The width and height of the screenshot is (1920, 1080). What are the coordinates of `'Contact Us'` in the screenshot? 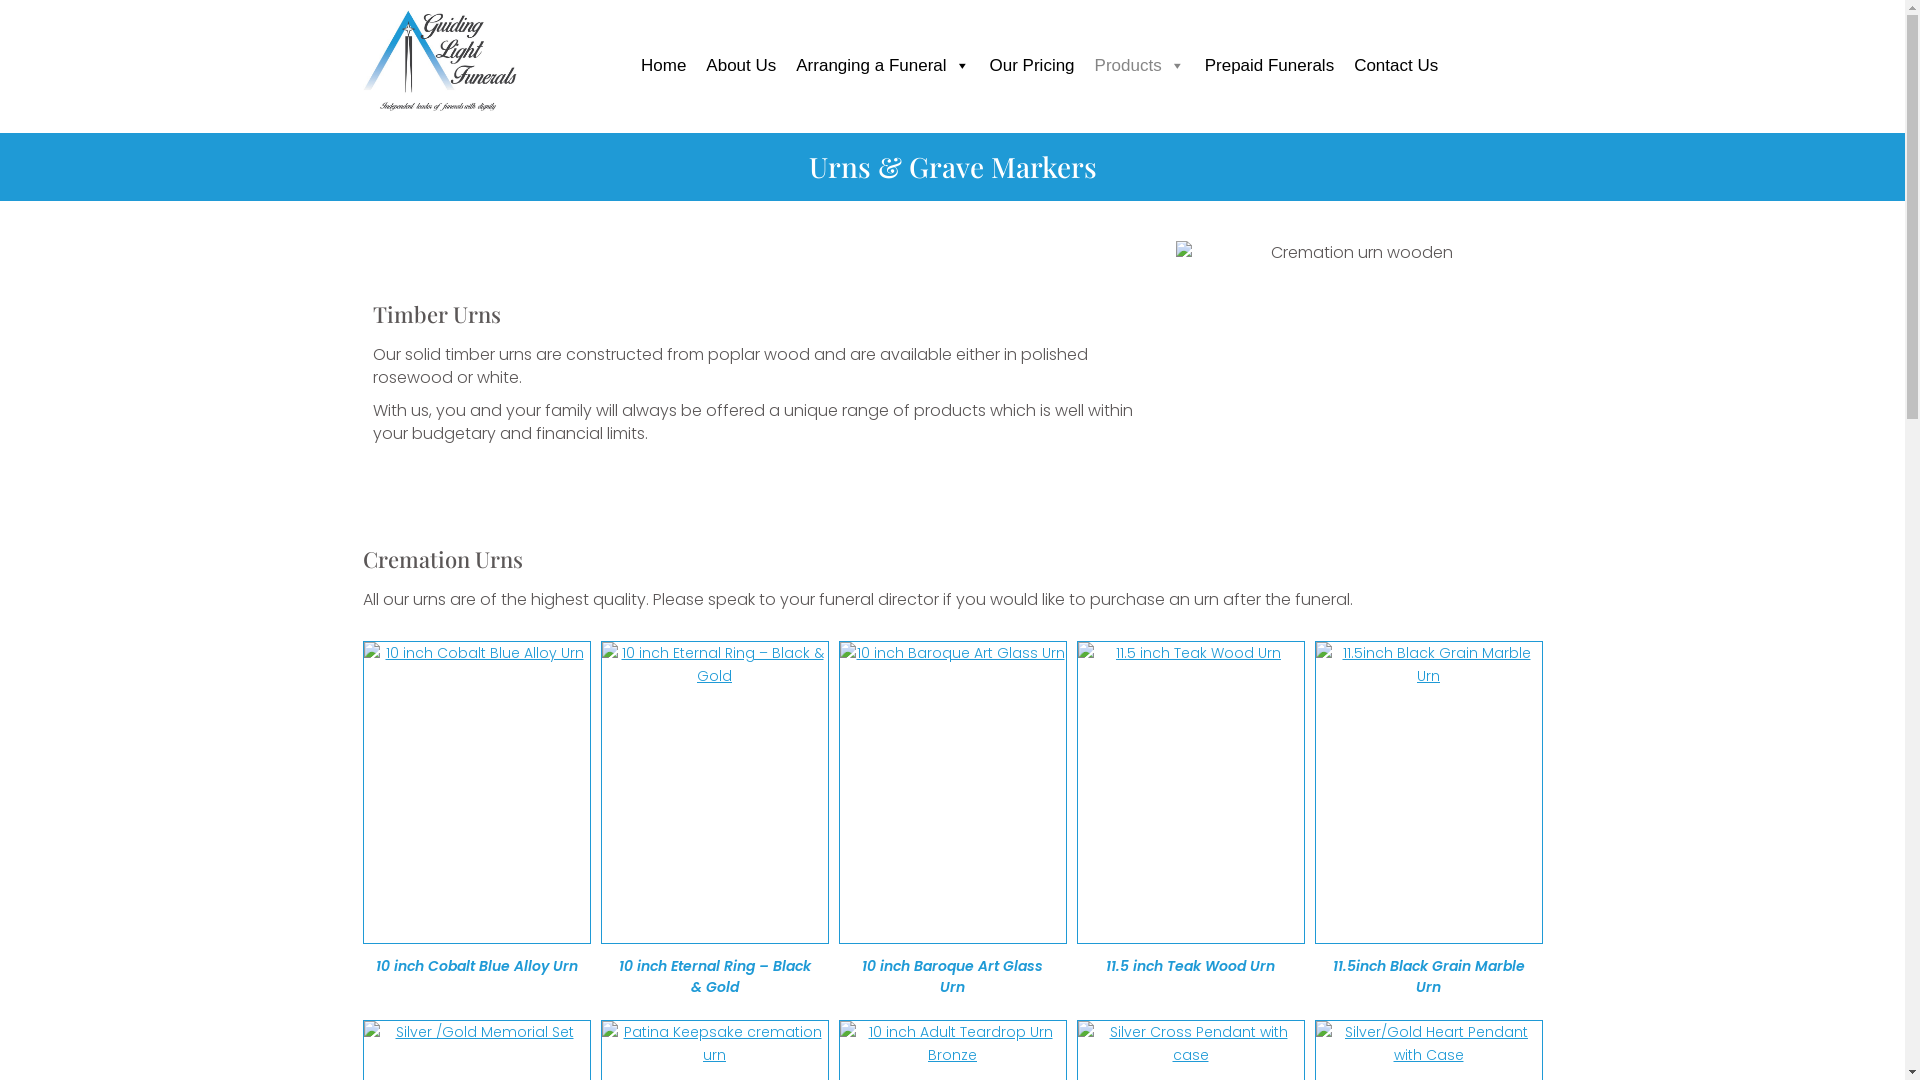 It's located at (1344, 64).